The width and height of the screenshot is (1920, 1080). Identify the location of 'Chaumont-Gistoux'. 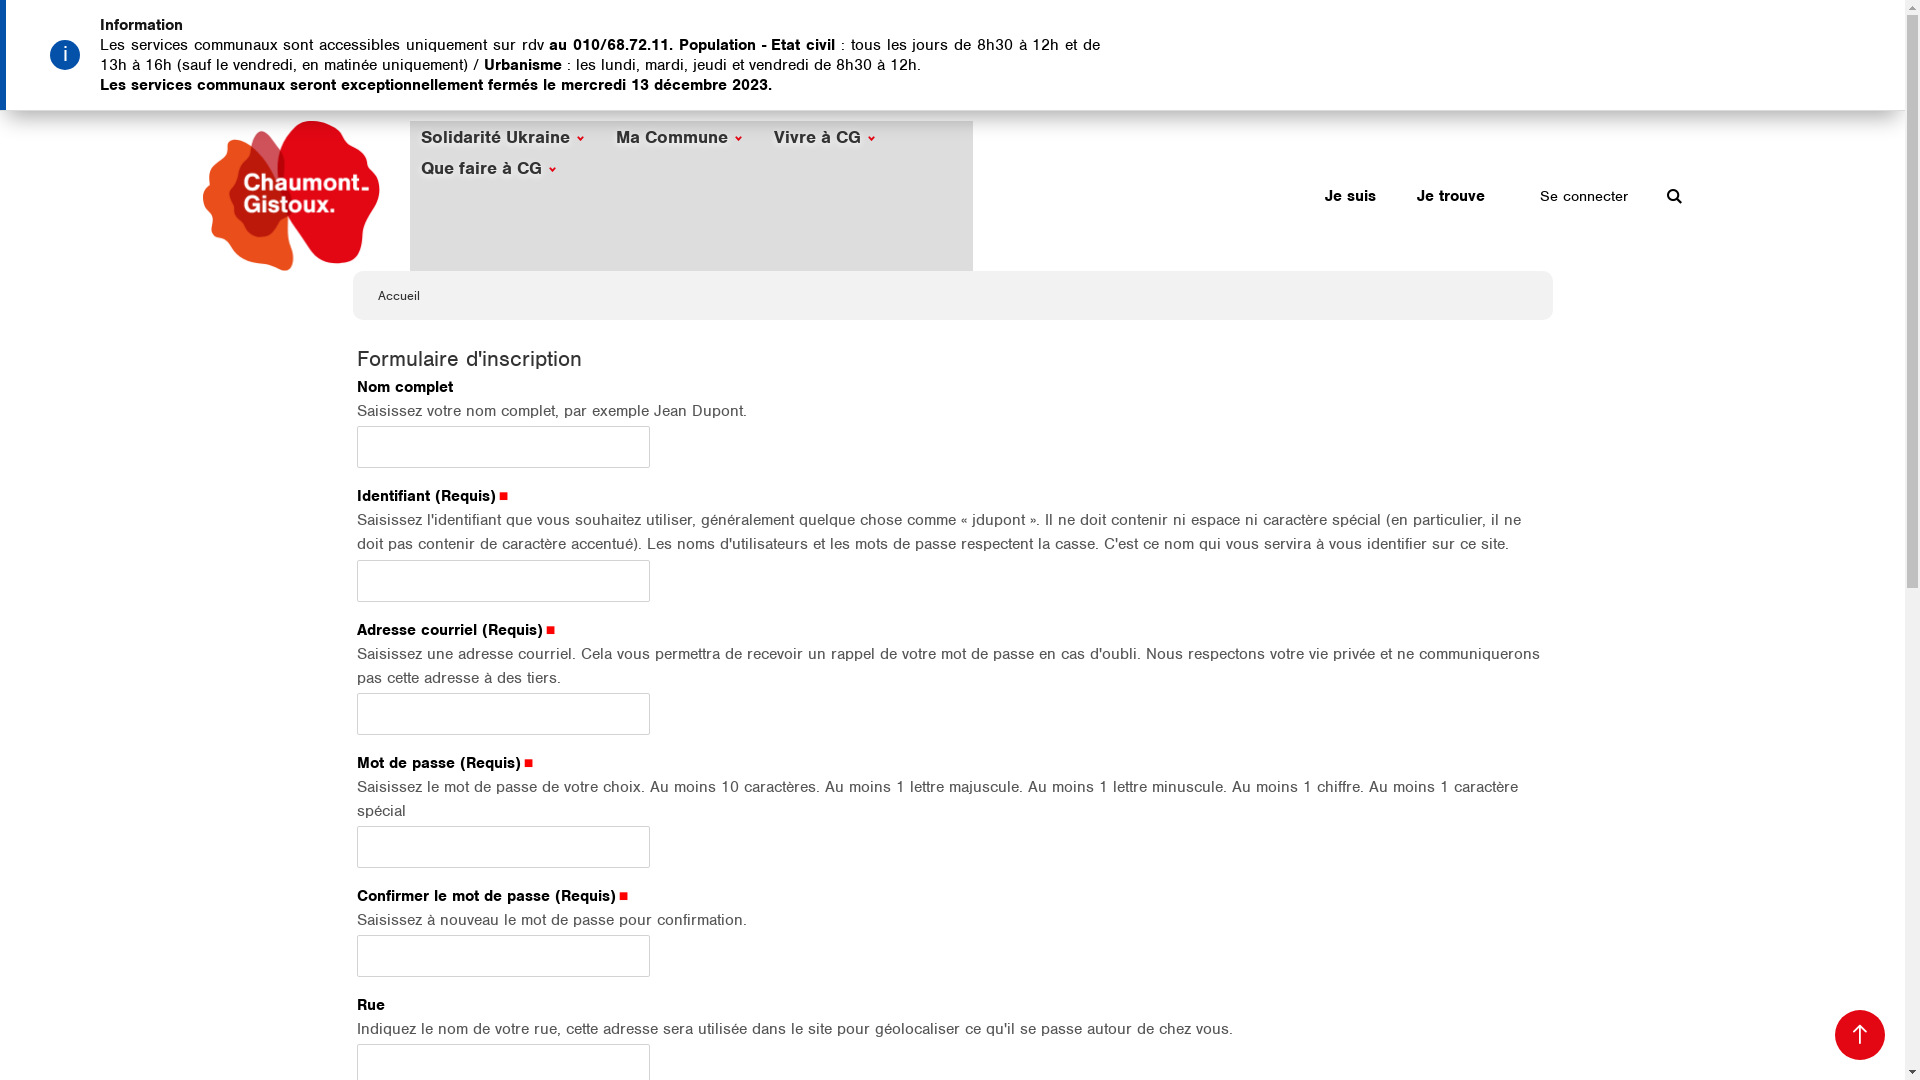
(289, 196).